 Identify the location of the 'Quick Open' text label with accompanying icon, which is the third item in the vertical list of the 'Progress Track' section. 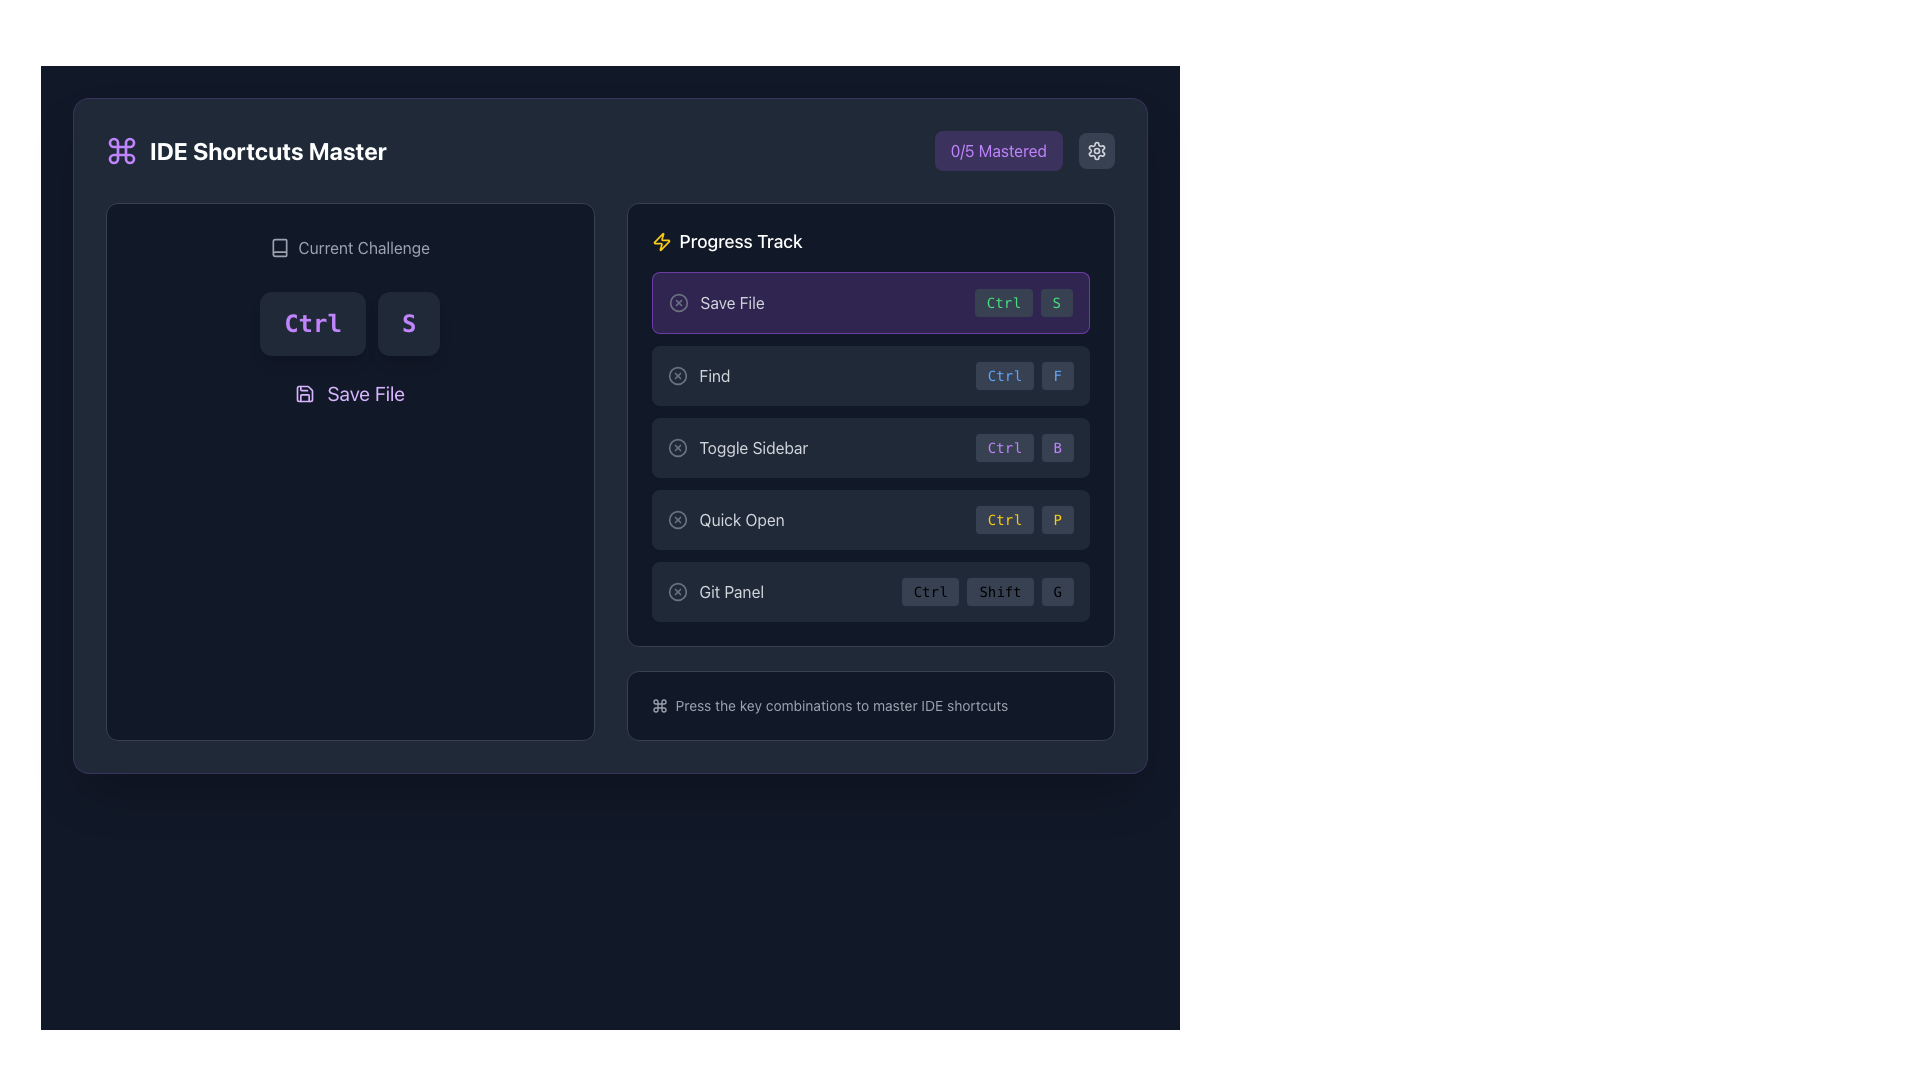
(725, 519).